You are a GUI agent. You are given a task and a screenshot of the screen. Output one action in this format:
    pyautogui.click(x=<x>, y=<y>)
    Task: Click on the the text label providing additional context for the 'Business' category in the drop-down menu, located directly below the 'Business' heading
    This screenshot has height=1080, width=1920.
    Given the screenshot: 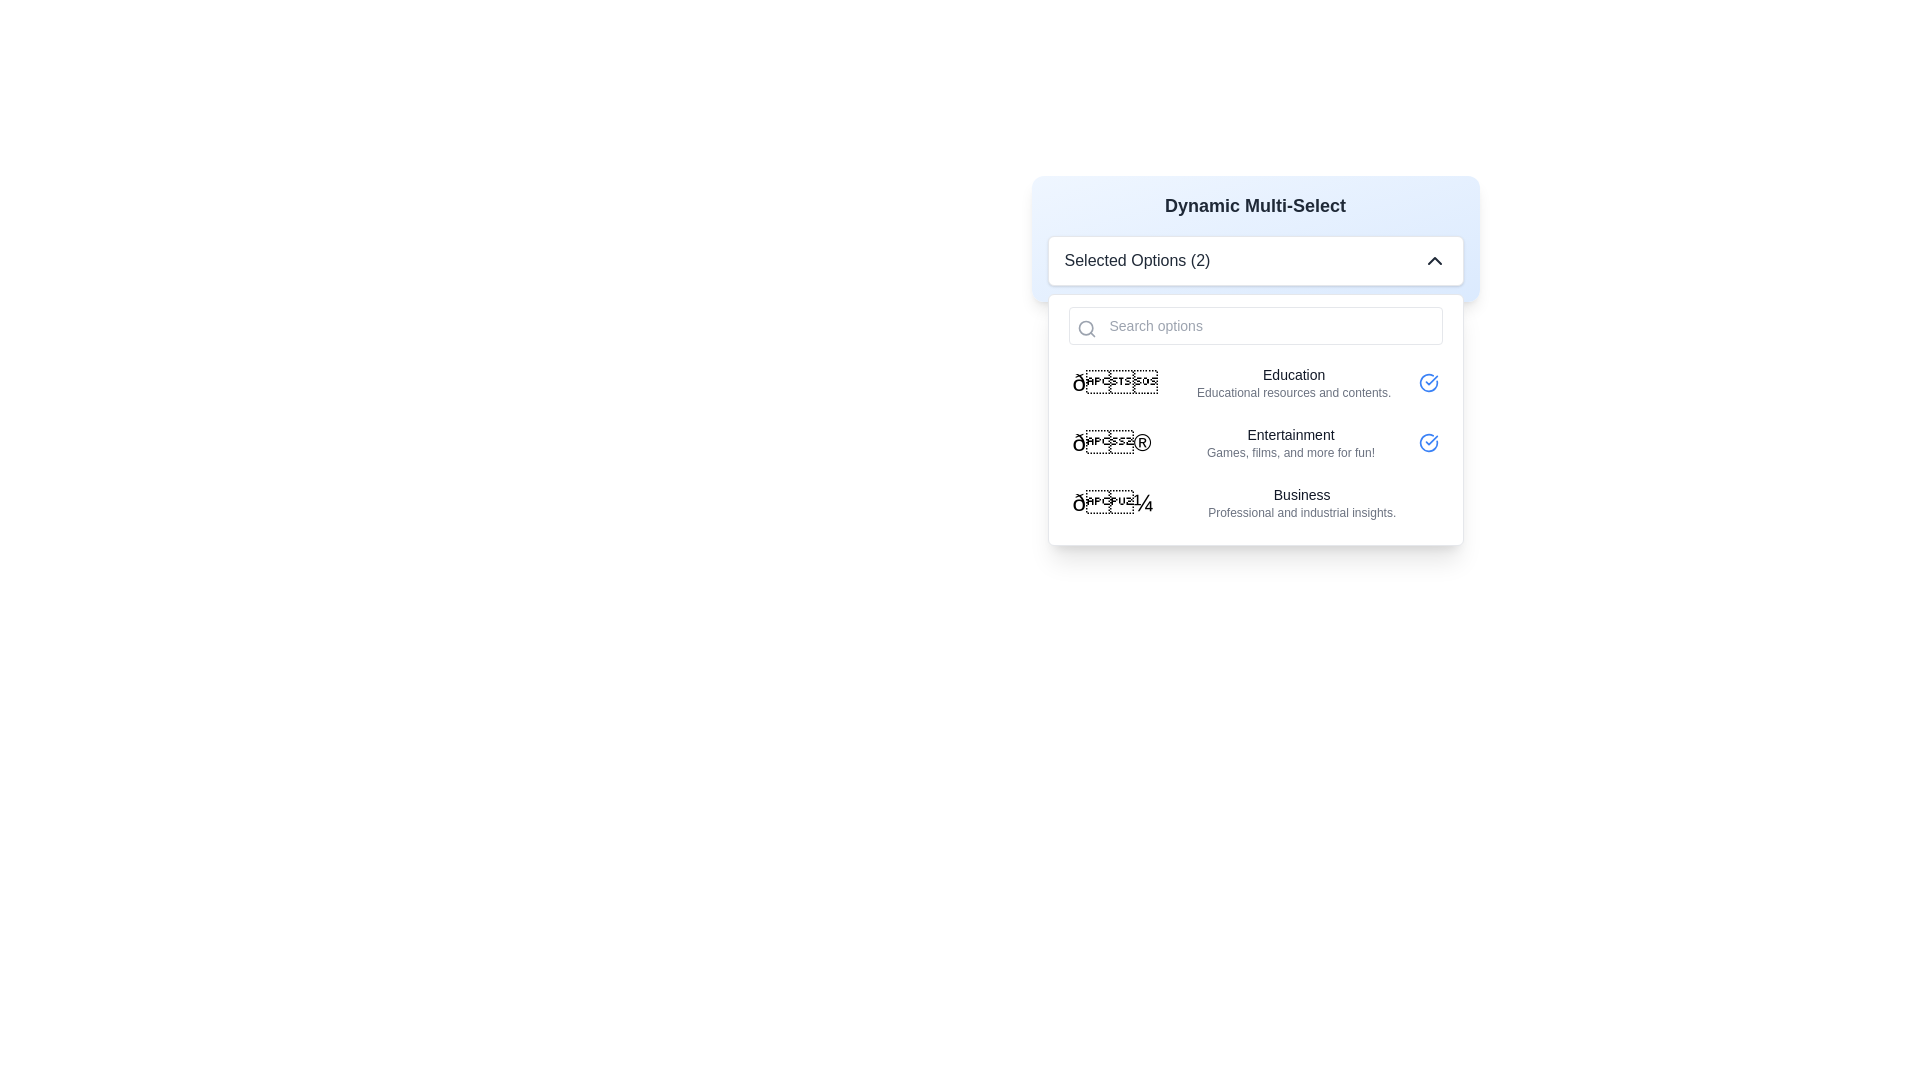 What is the action you would take?
    pyautogui.click(x=1302, y=512)
    